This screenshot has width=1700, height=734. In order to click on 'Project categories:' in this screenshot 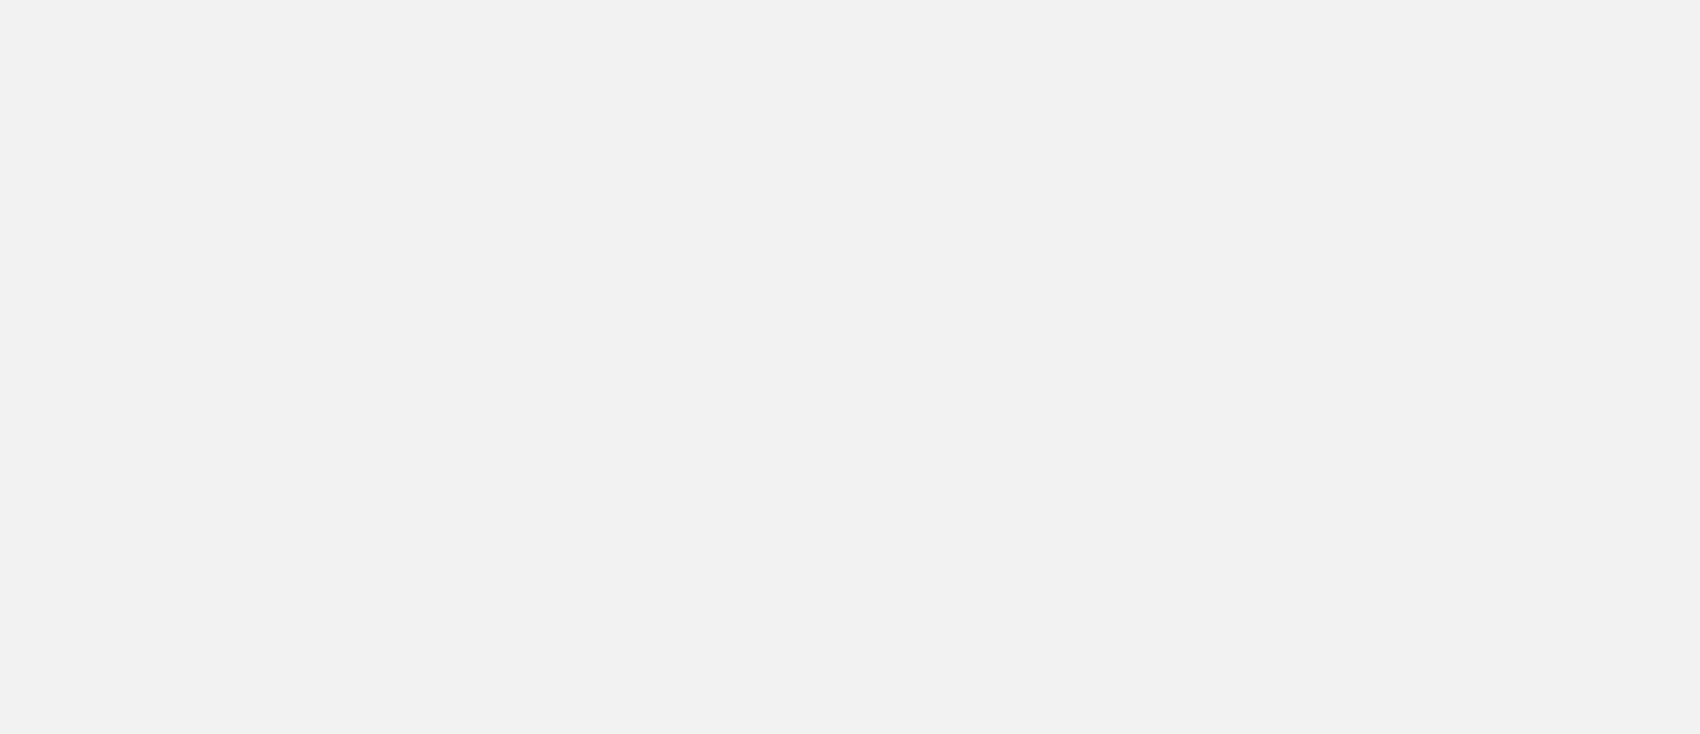, I will do `click(1083, 26)`.